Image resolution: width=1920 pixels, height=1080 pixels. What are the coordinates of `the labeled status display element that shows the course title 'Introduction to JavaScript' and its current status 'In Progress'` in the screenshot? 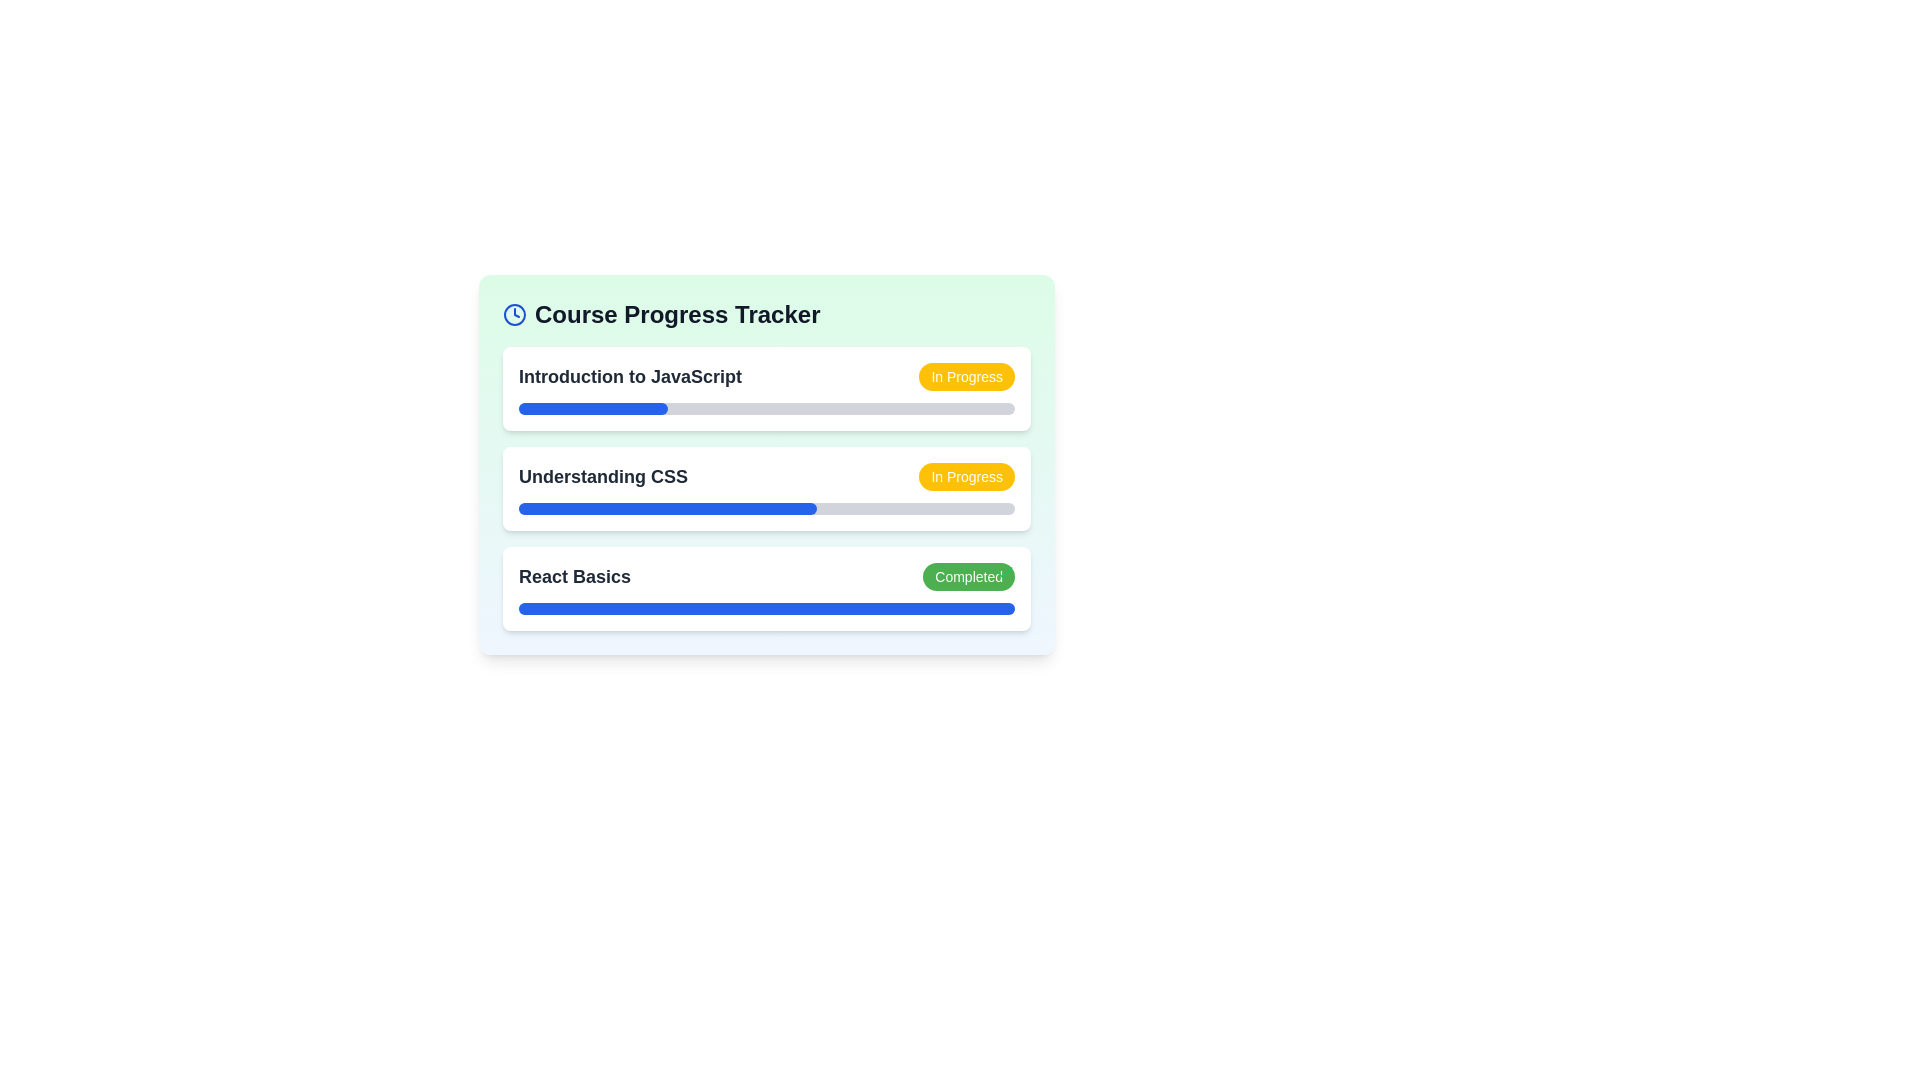 It's located at (766, 377).